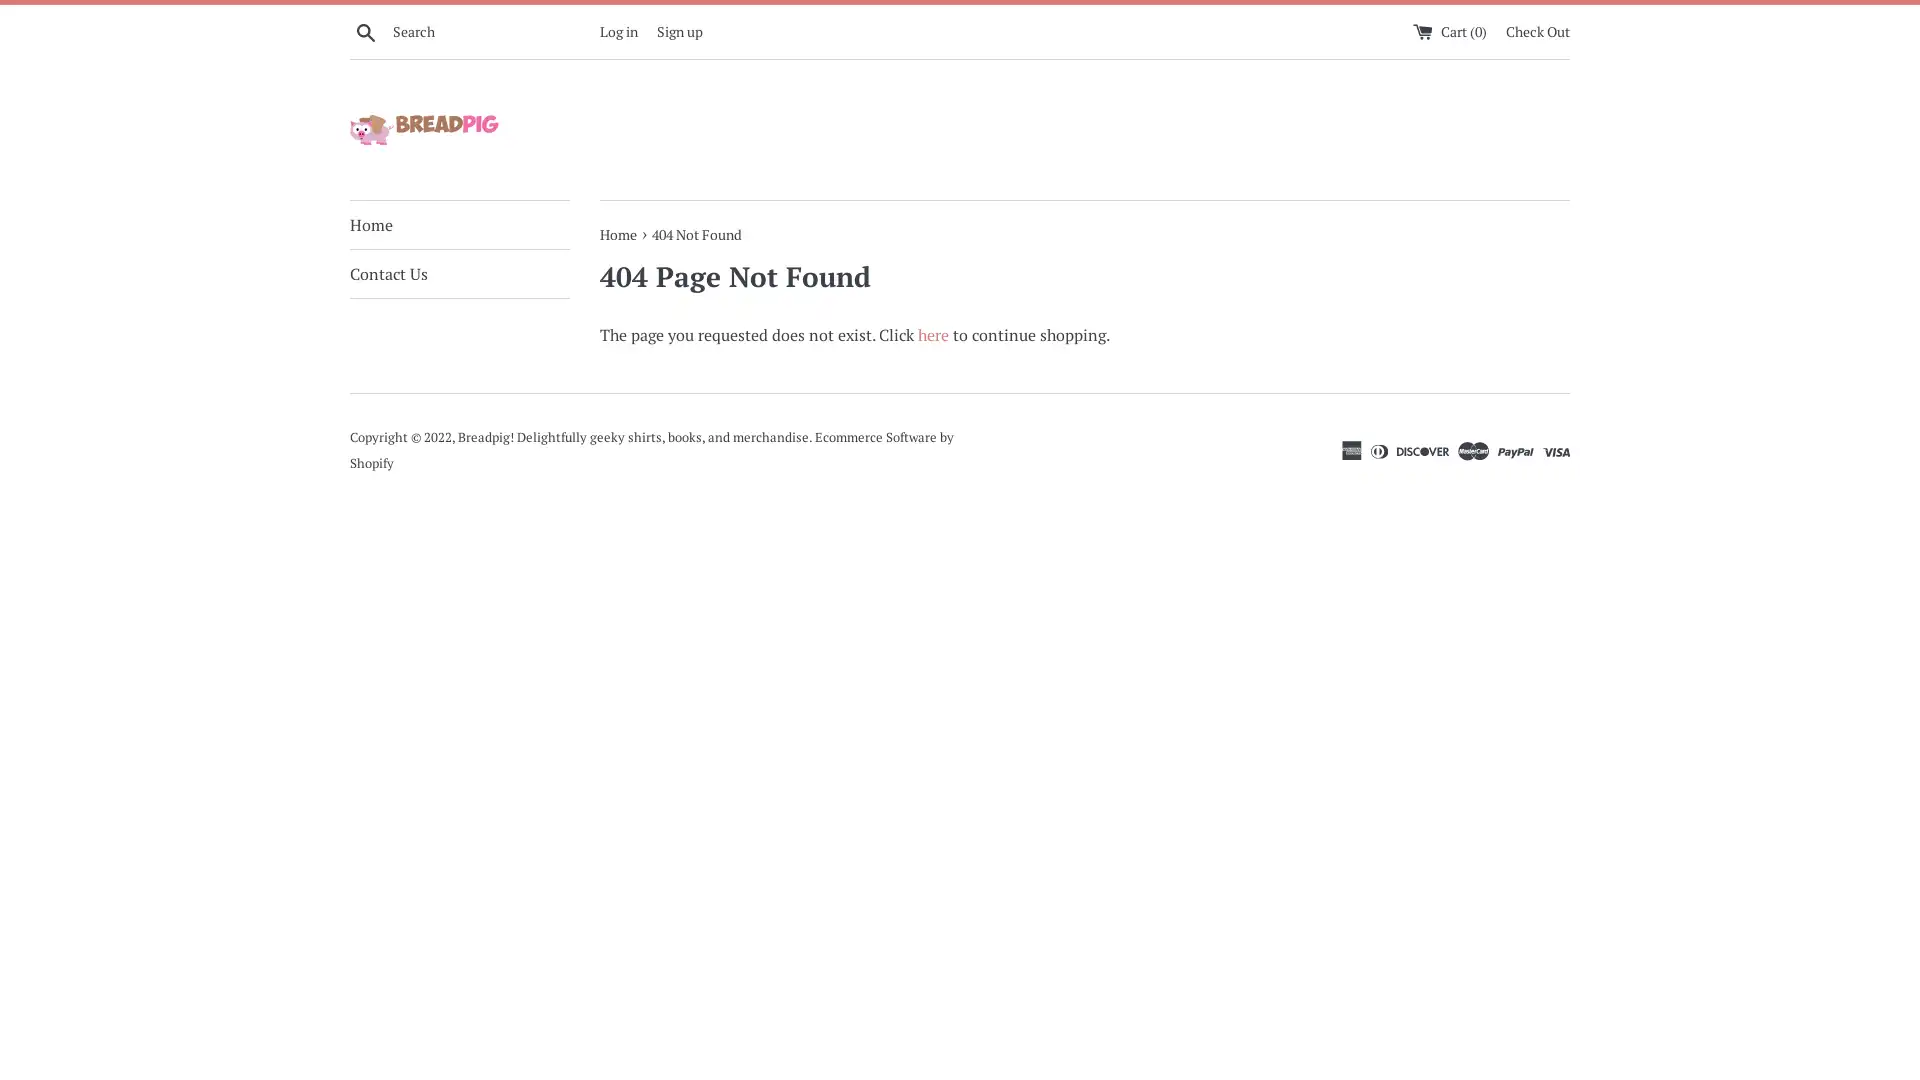 The height and width of the screenshot is (1080, 1920). Describe the element at coordinates (365, 30) in the screenshot. I see `Search` at that location.